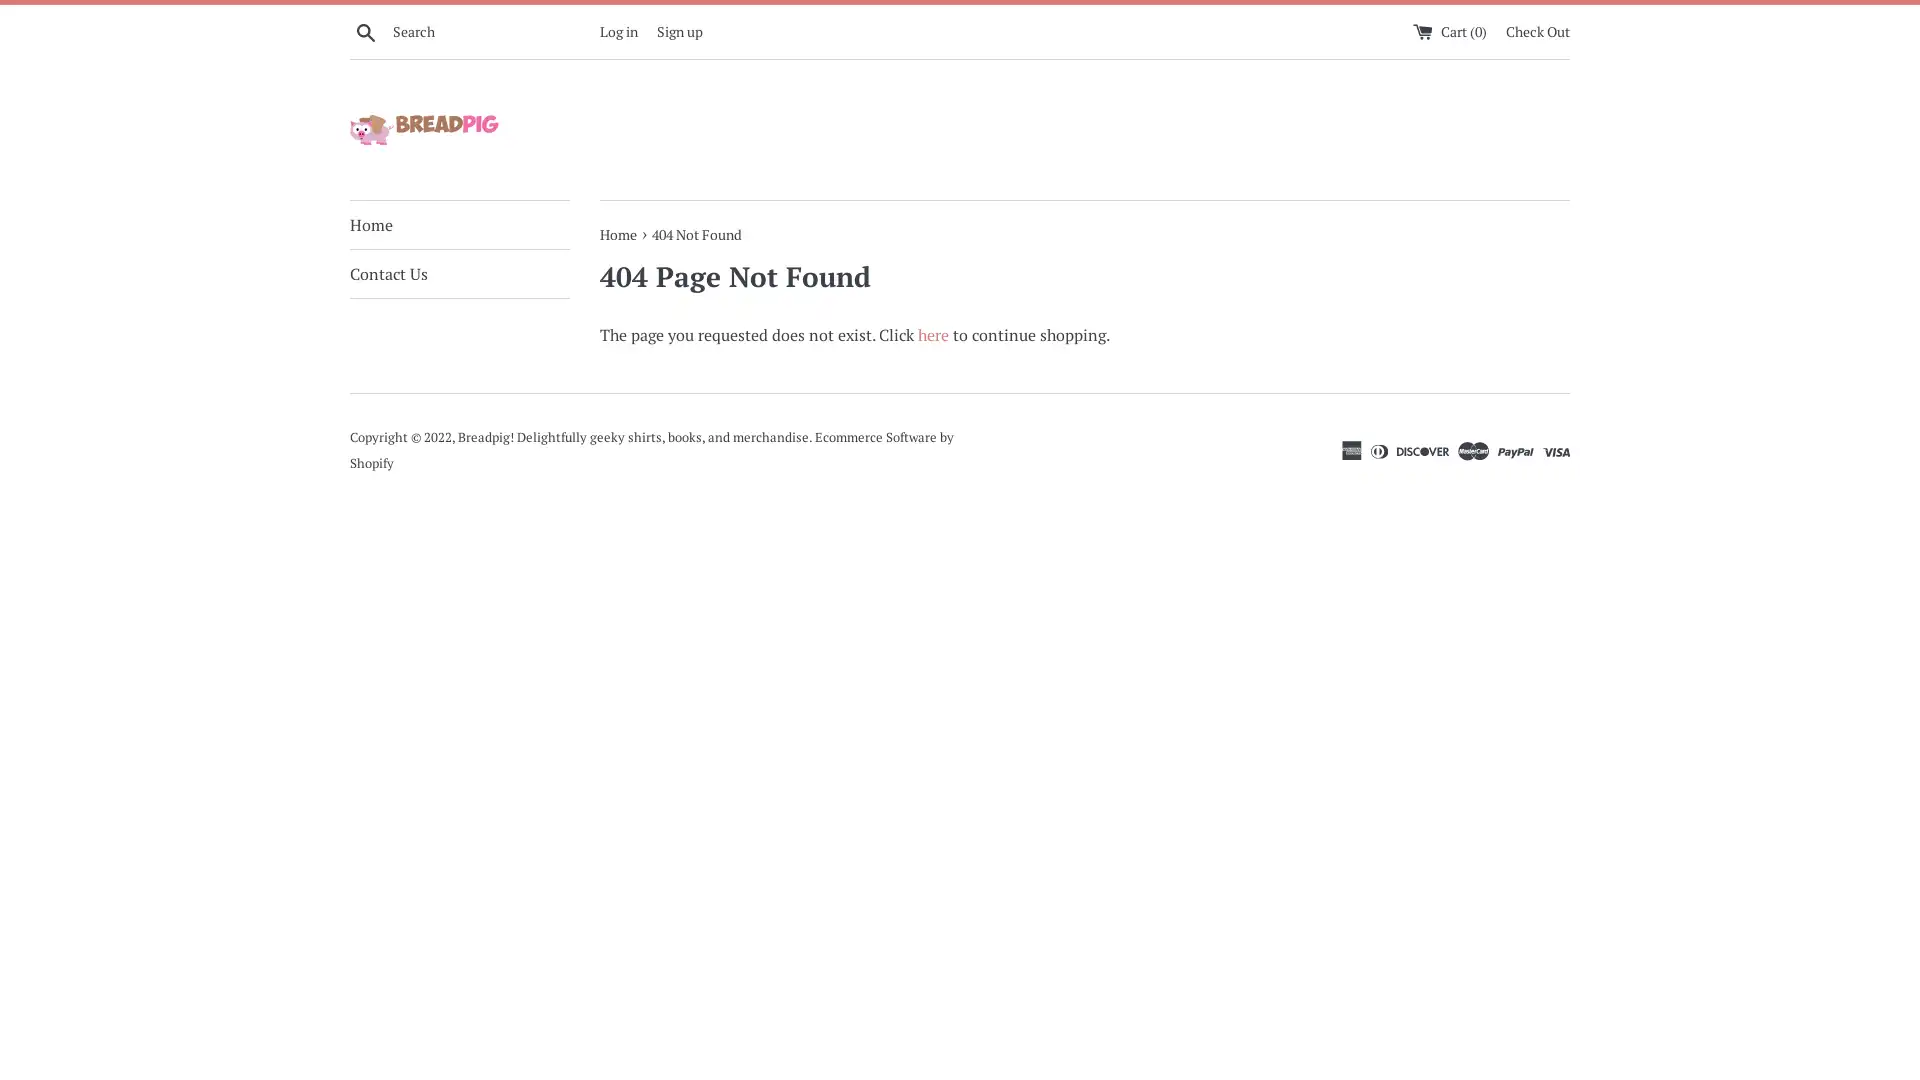 The height and width of the screenshot is (1080, 1920). Describe the element at coordinates (365, 30) in the screenshot. I see `Search` at that location.